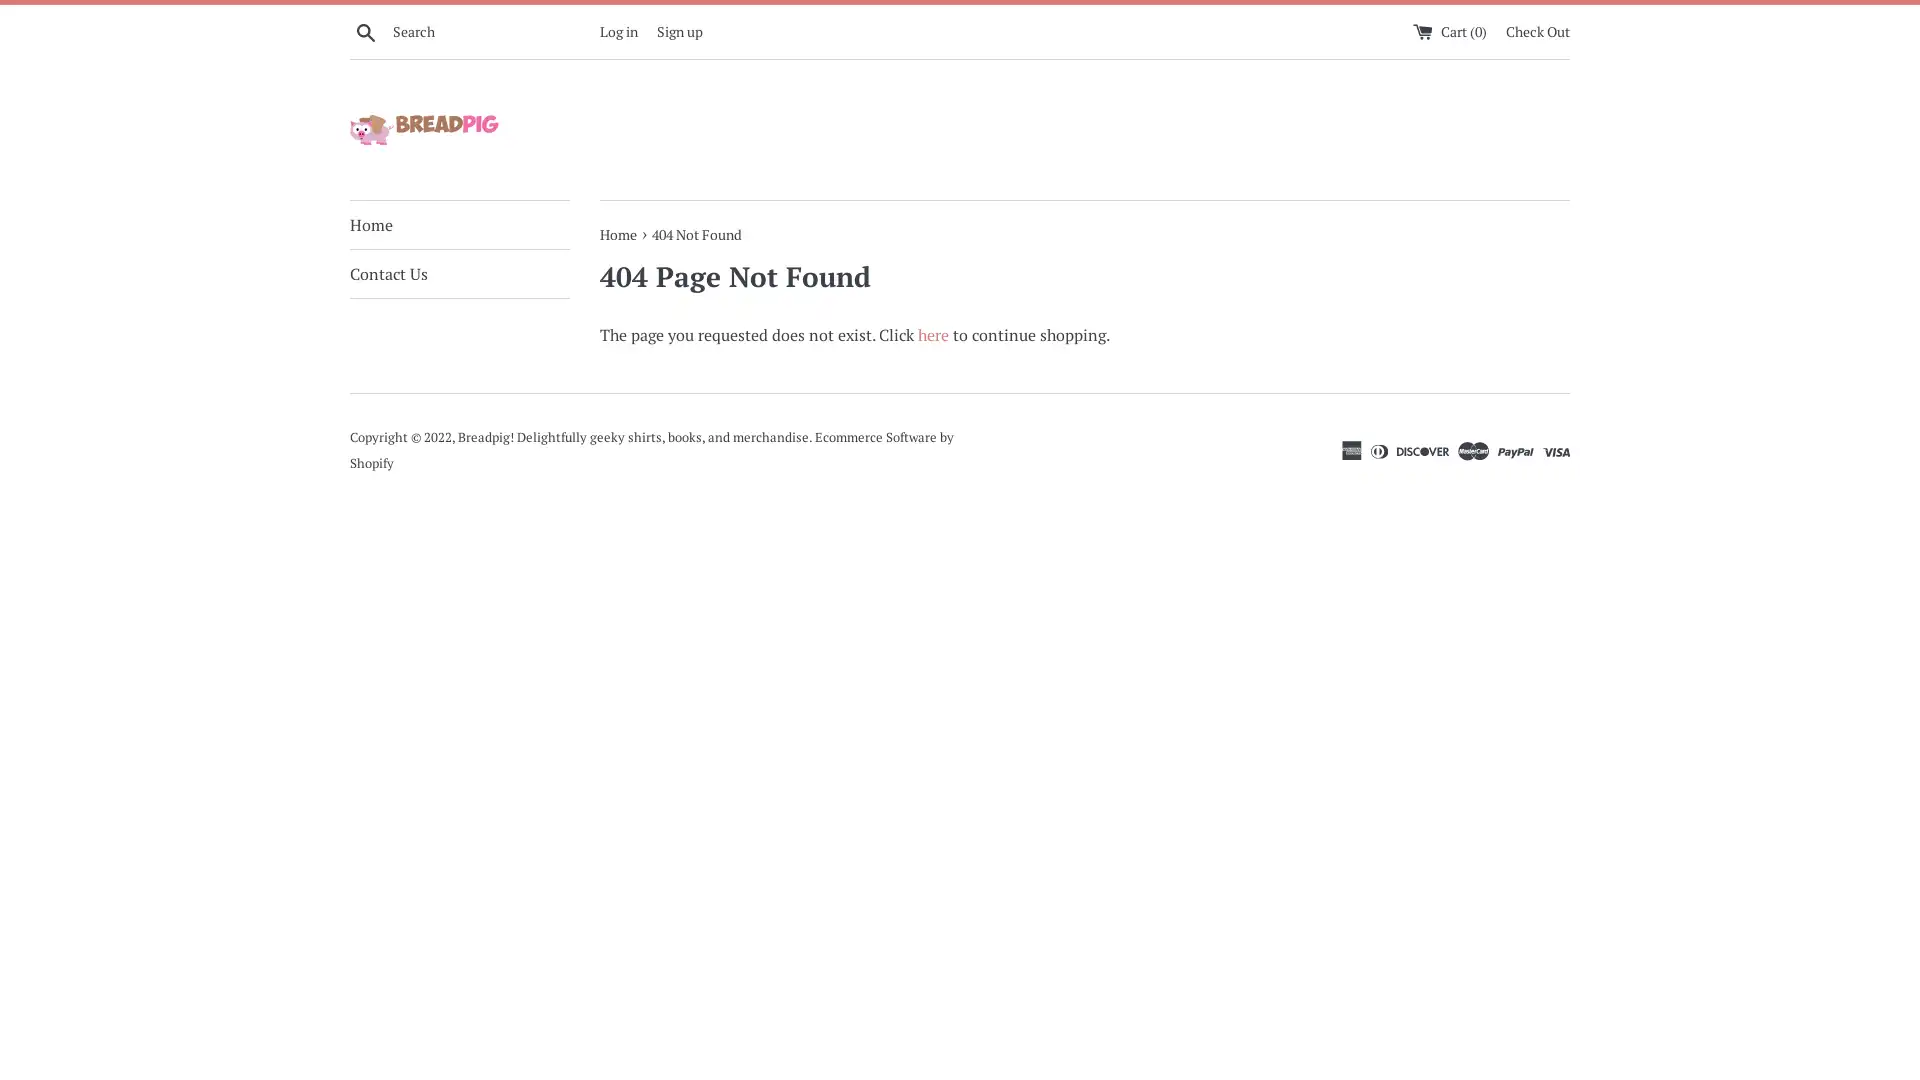 The height and width of the screenshot is (1080, 1920). Describe the element at coordinates (365, 30) in the screenshot. I see `Search` at that location.